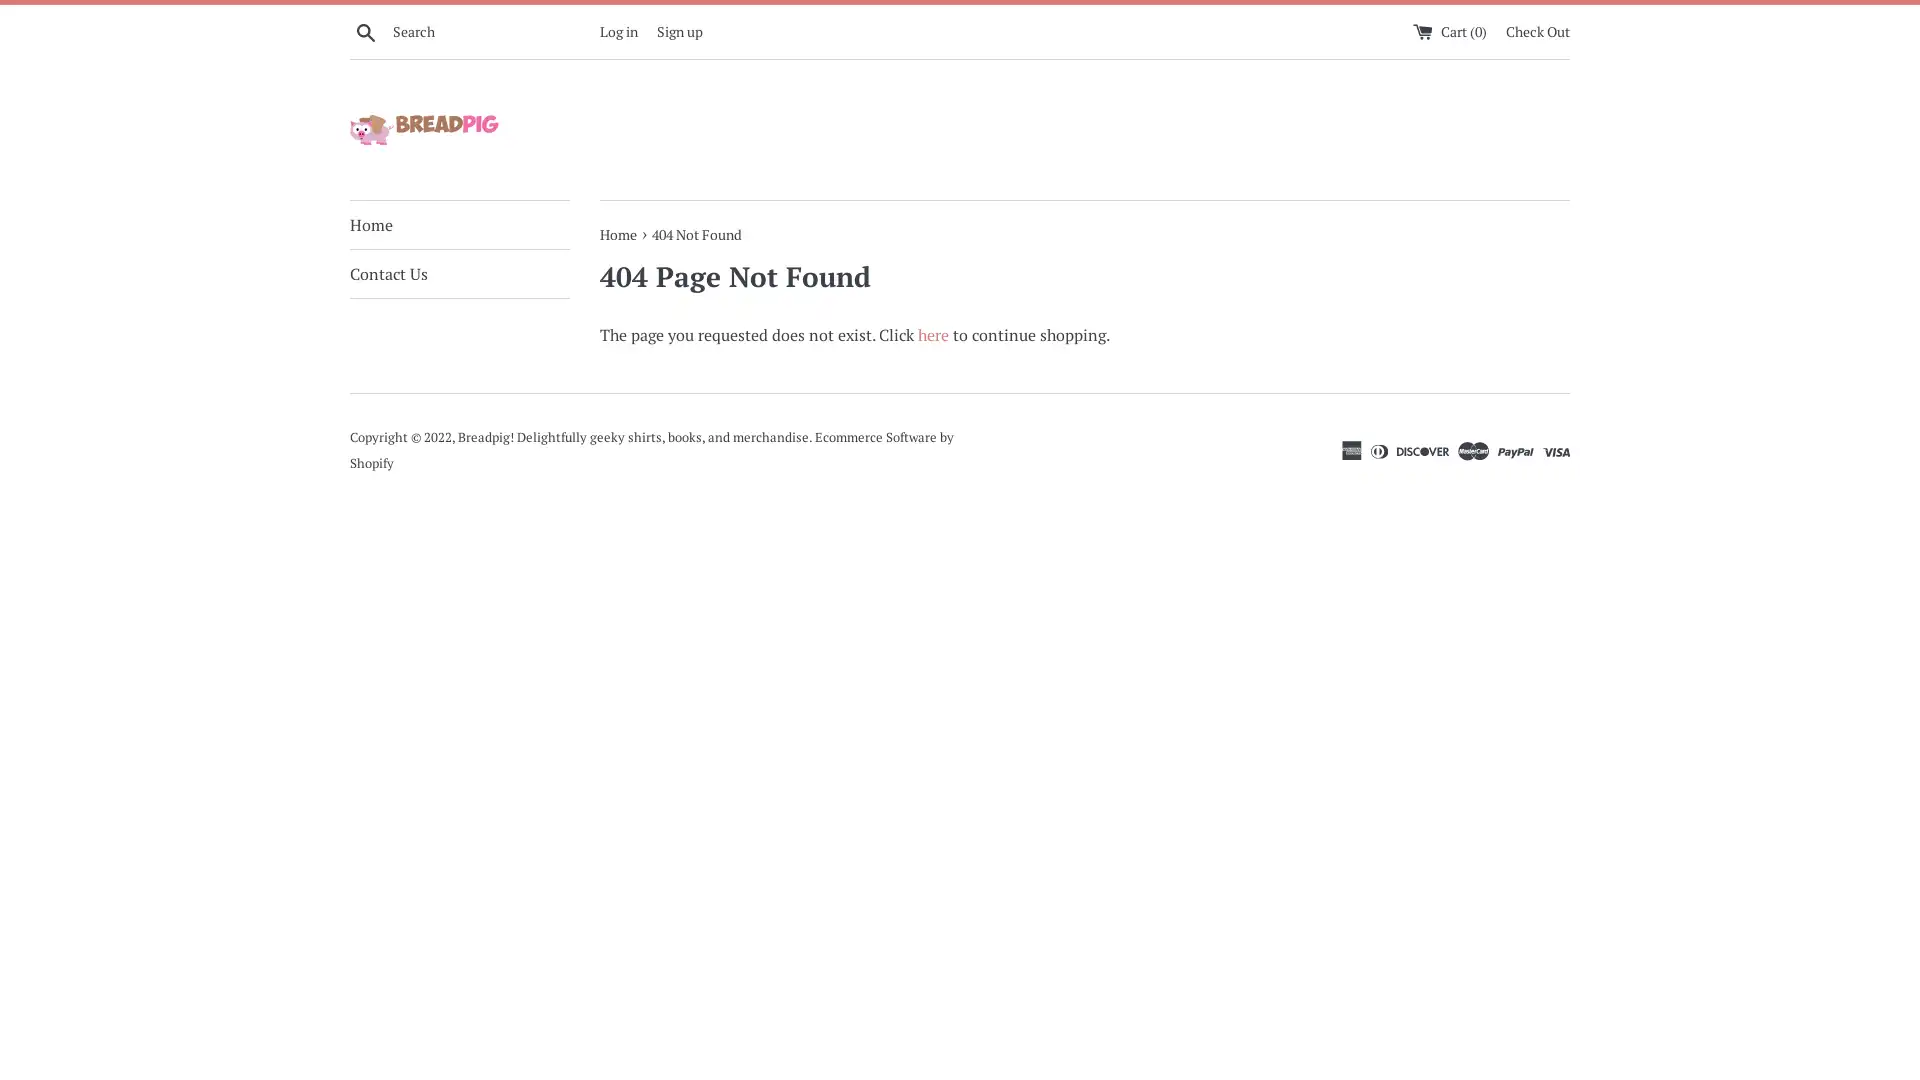 The height and width of the screenshot is (1080, 1920). Describe the element at coordinates (365, 30) in the screenshot. I see `Search` at that location.